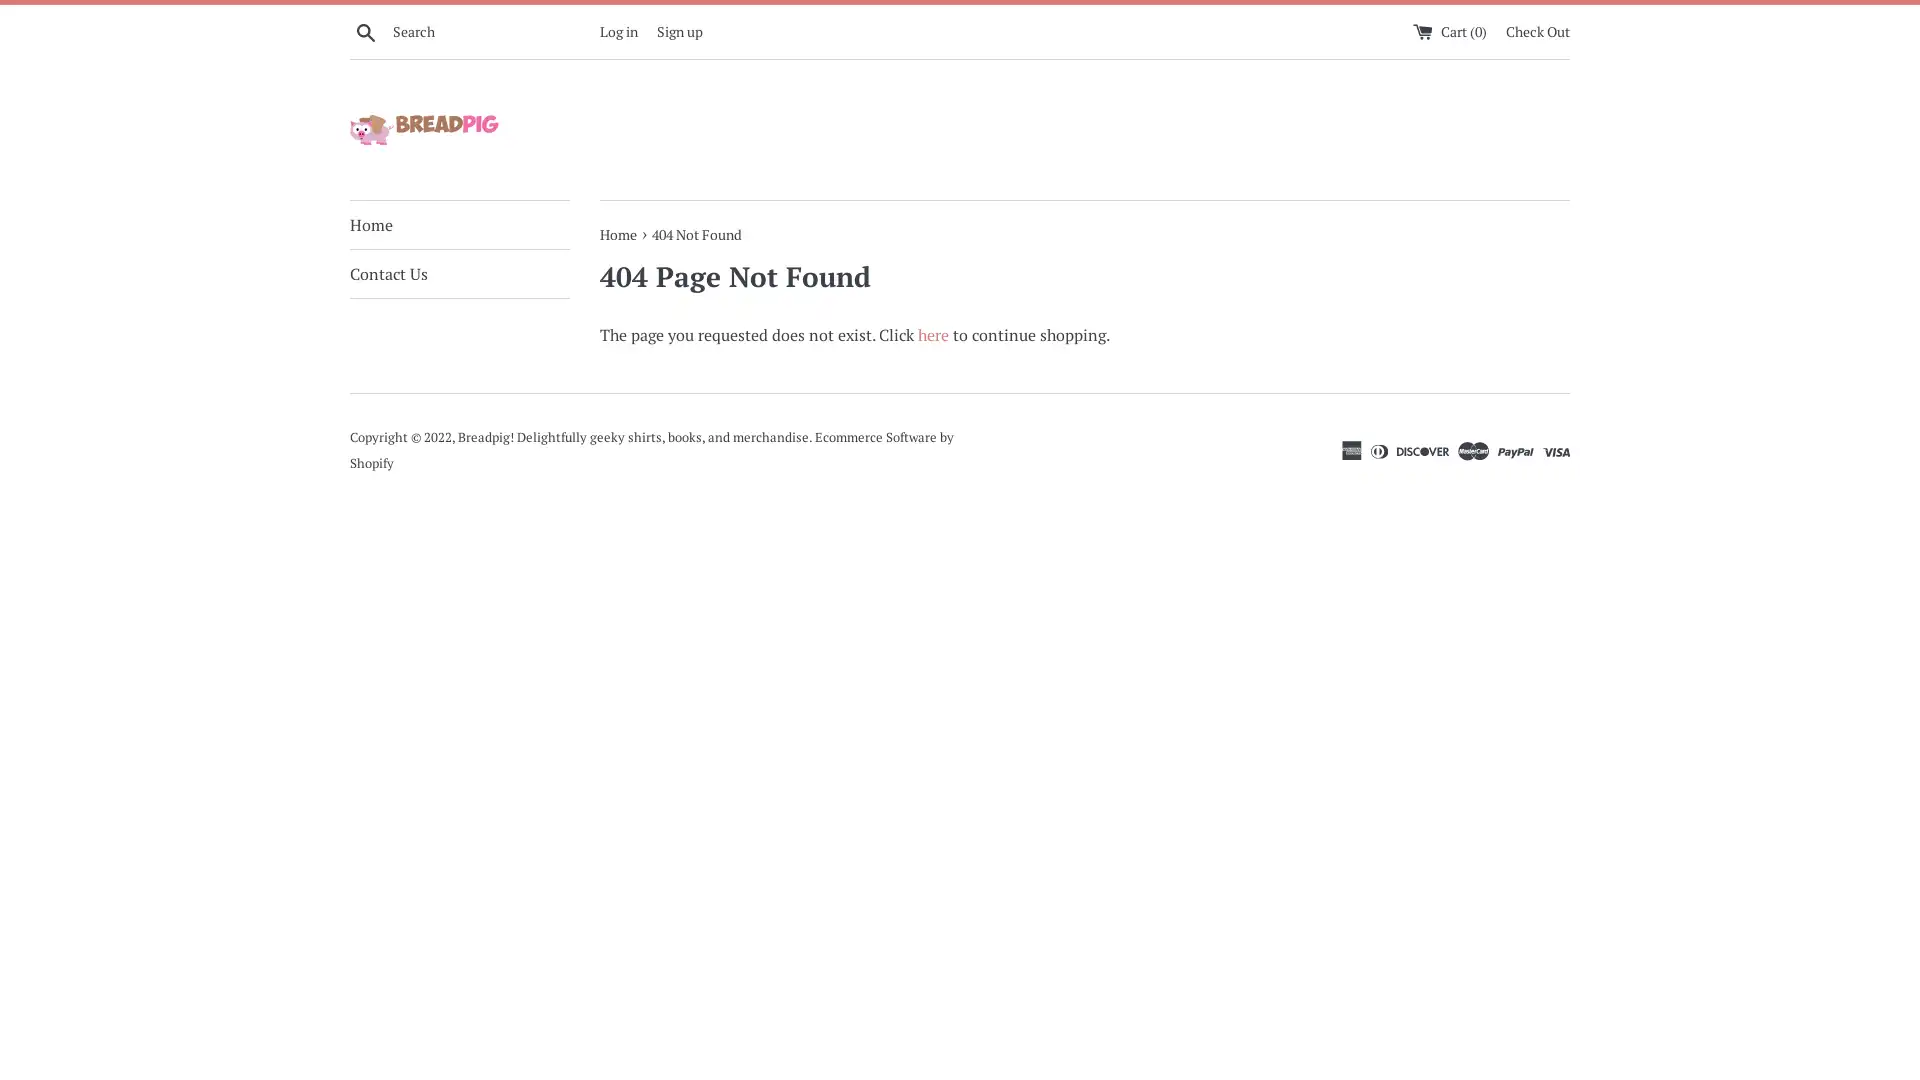 The height and width of the screenshot is (1080, 1920). Describe the element at coordinates (365, 30) in the screenshot. I see `Search` at that location.